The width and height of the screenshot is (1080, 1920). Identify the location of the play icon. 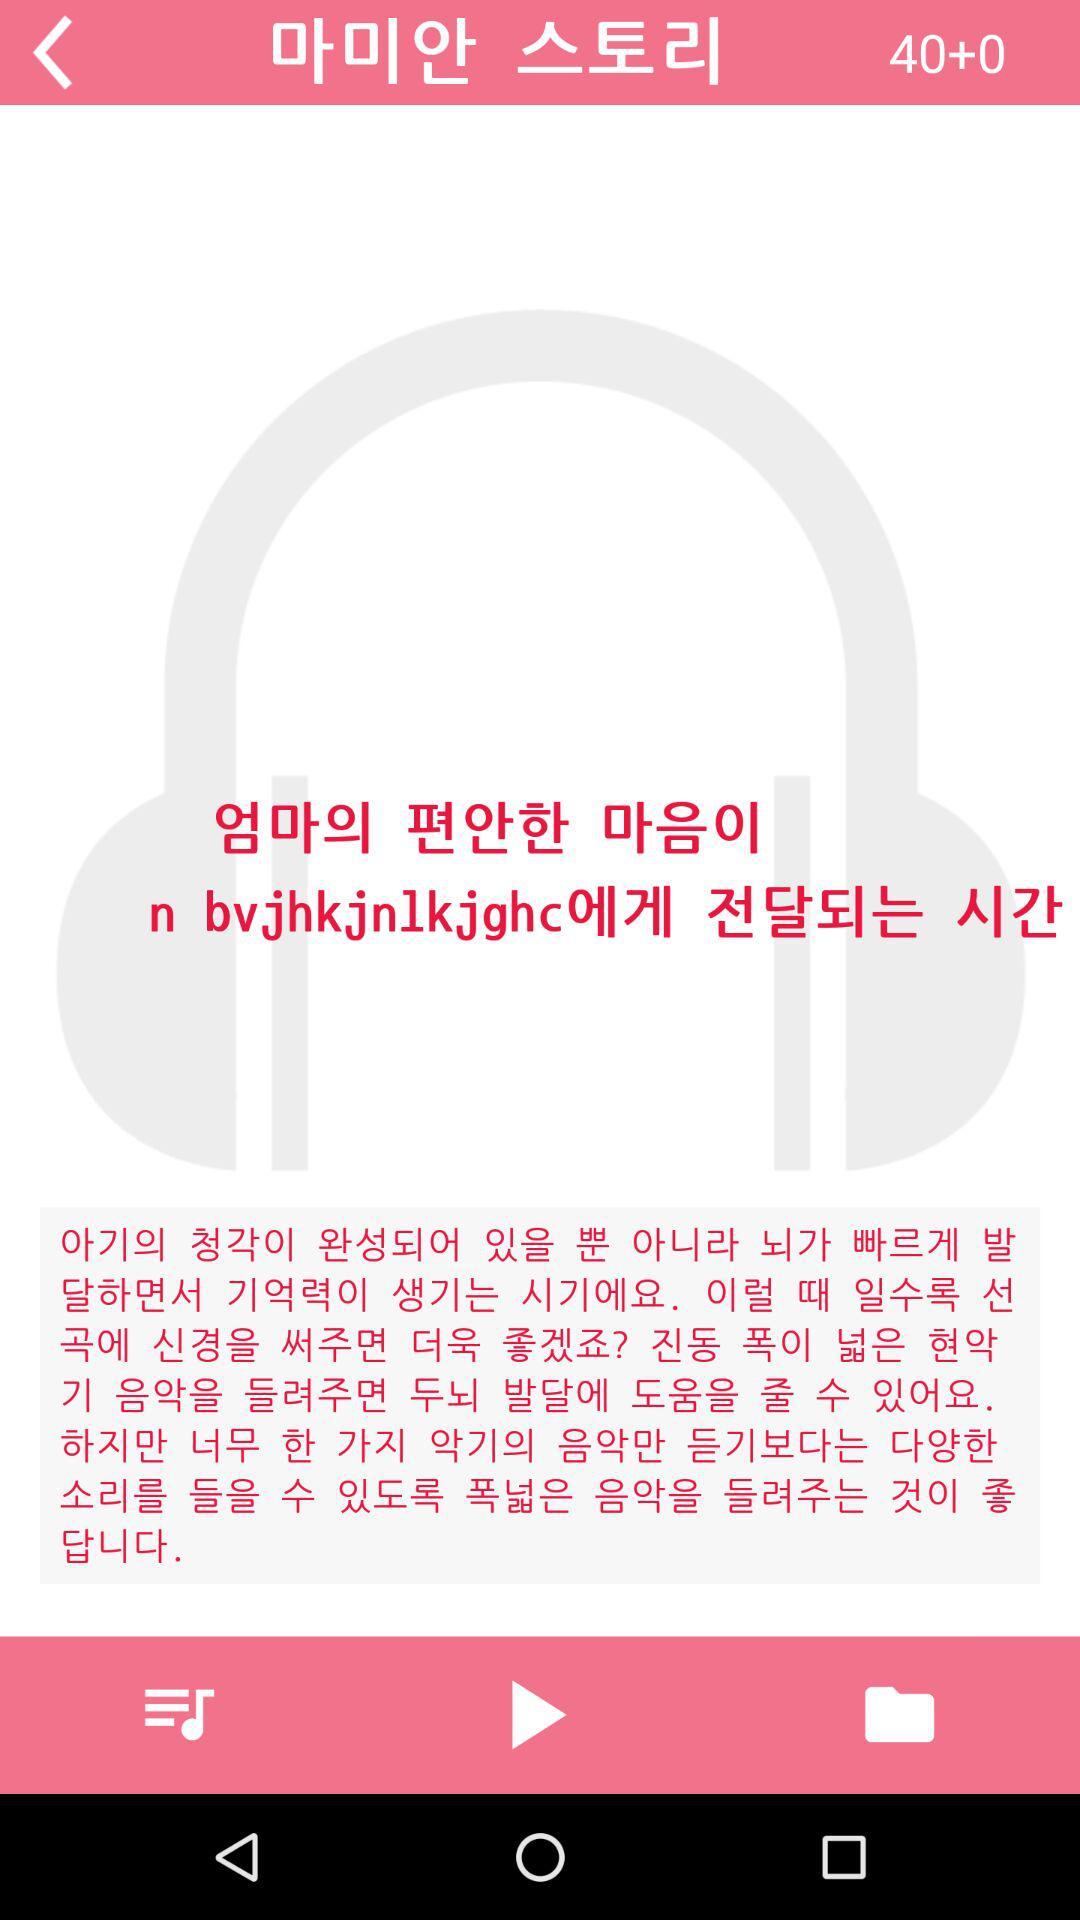
(538, 1835).